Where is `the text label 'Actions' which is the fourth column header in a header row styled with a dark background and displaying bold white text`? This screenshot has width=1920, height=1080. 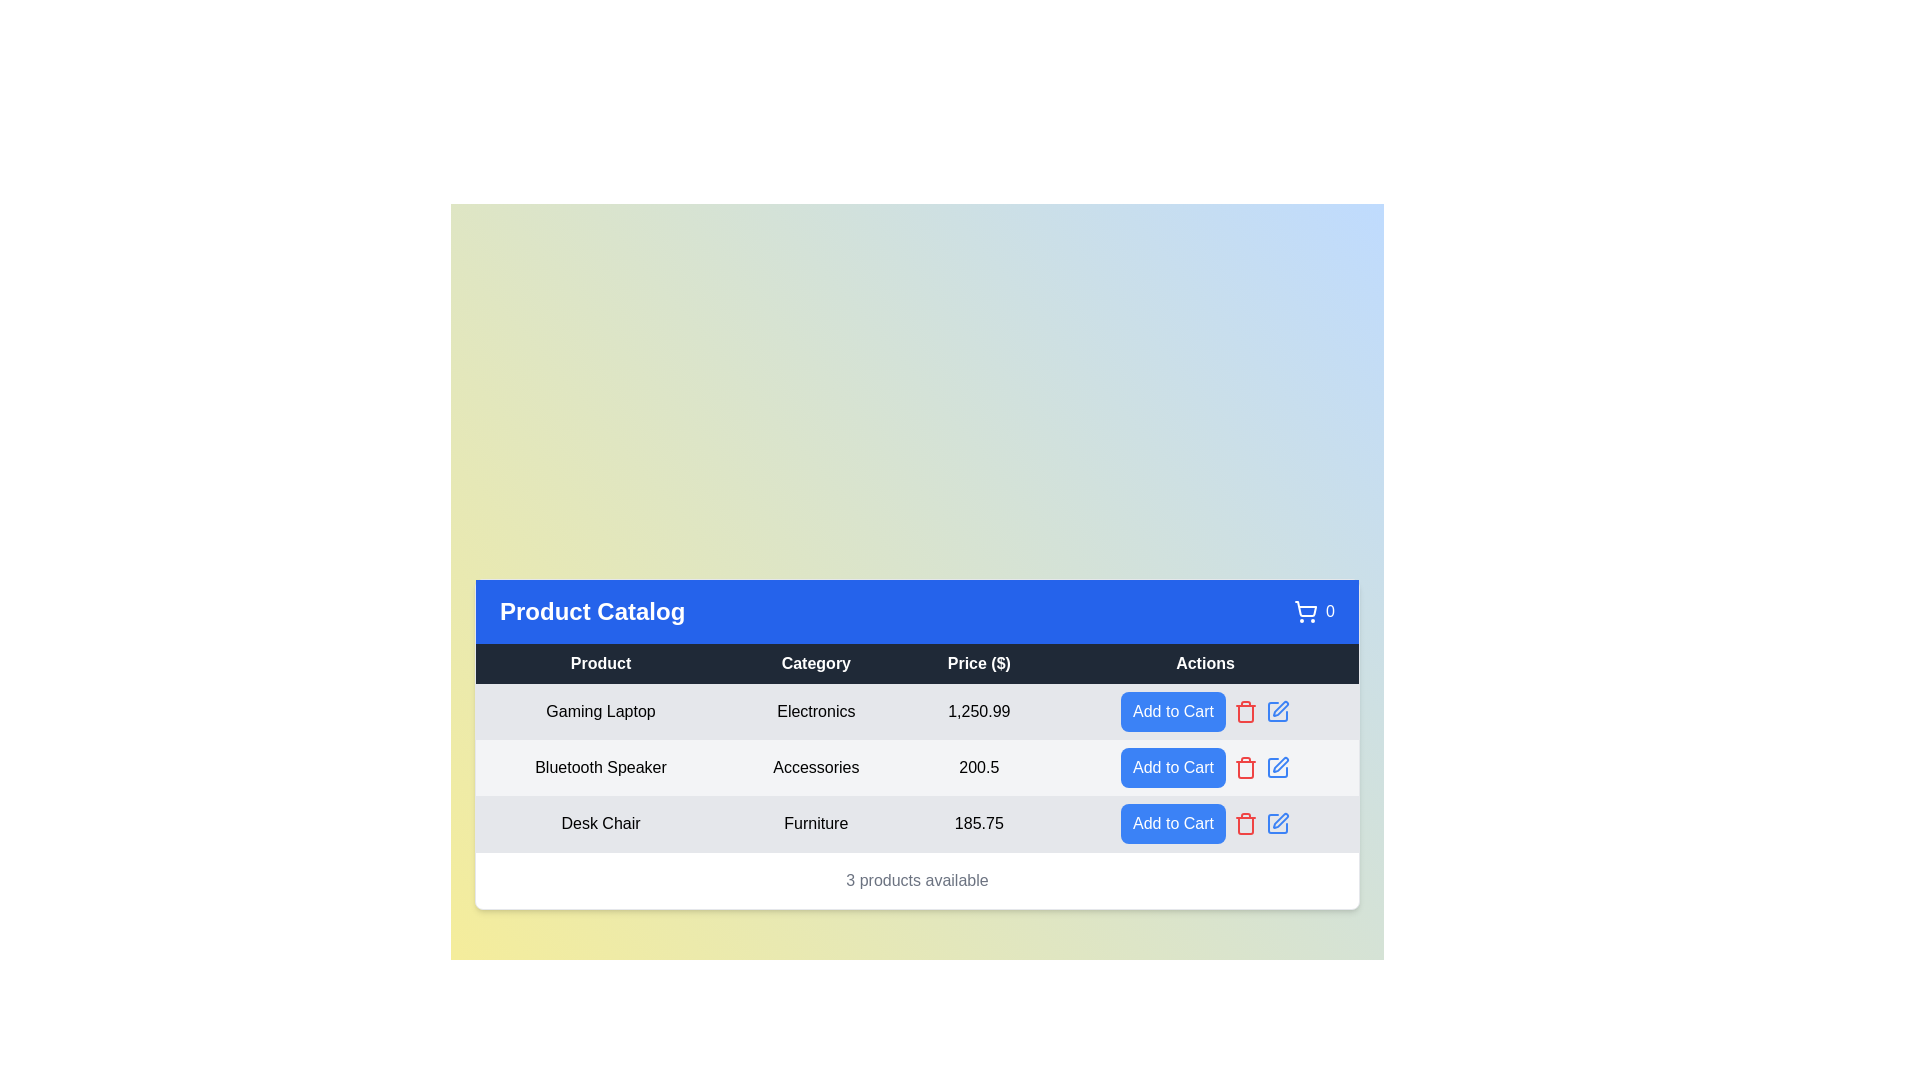 the text label 'Actions' which is the fourth column header in a header row styled with a dark background and displaying bold white text is located at coordinates (1204, 663).